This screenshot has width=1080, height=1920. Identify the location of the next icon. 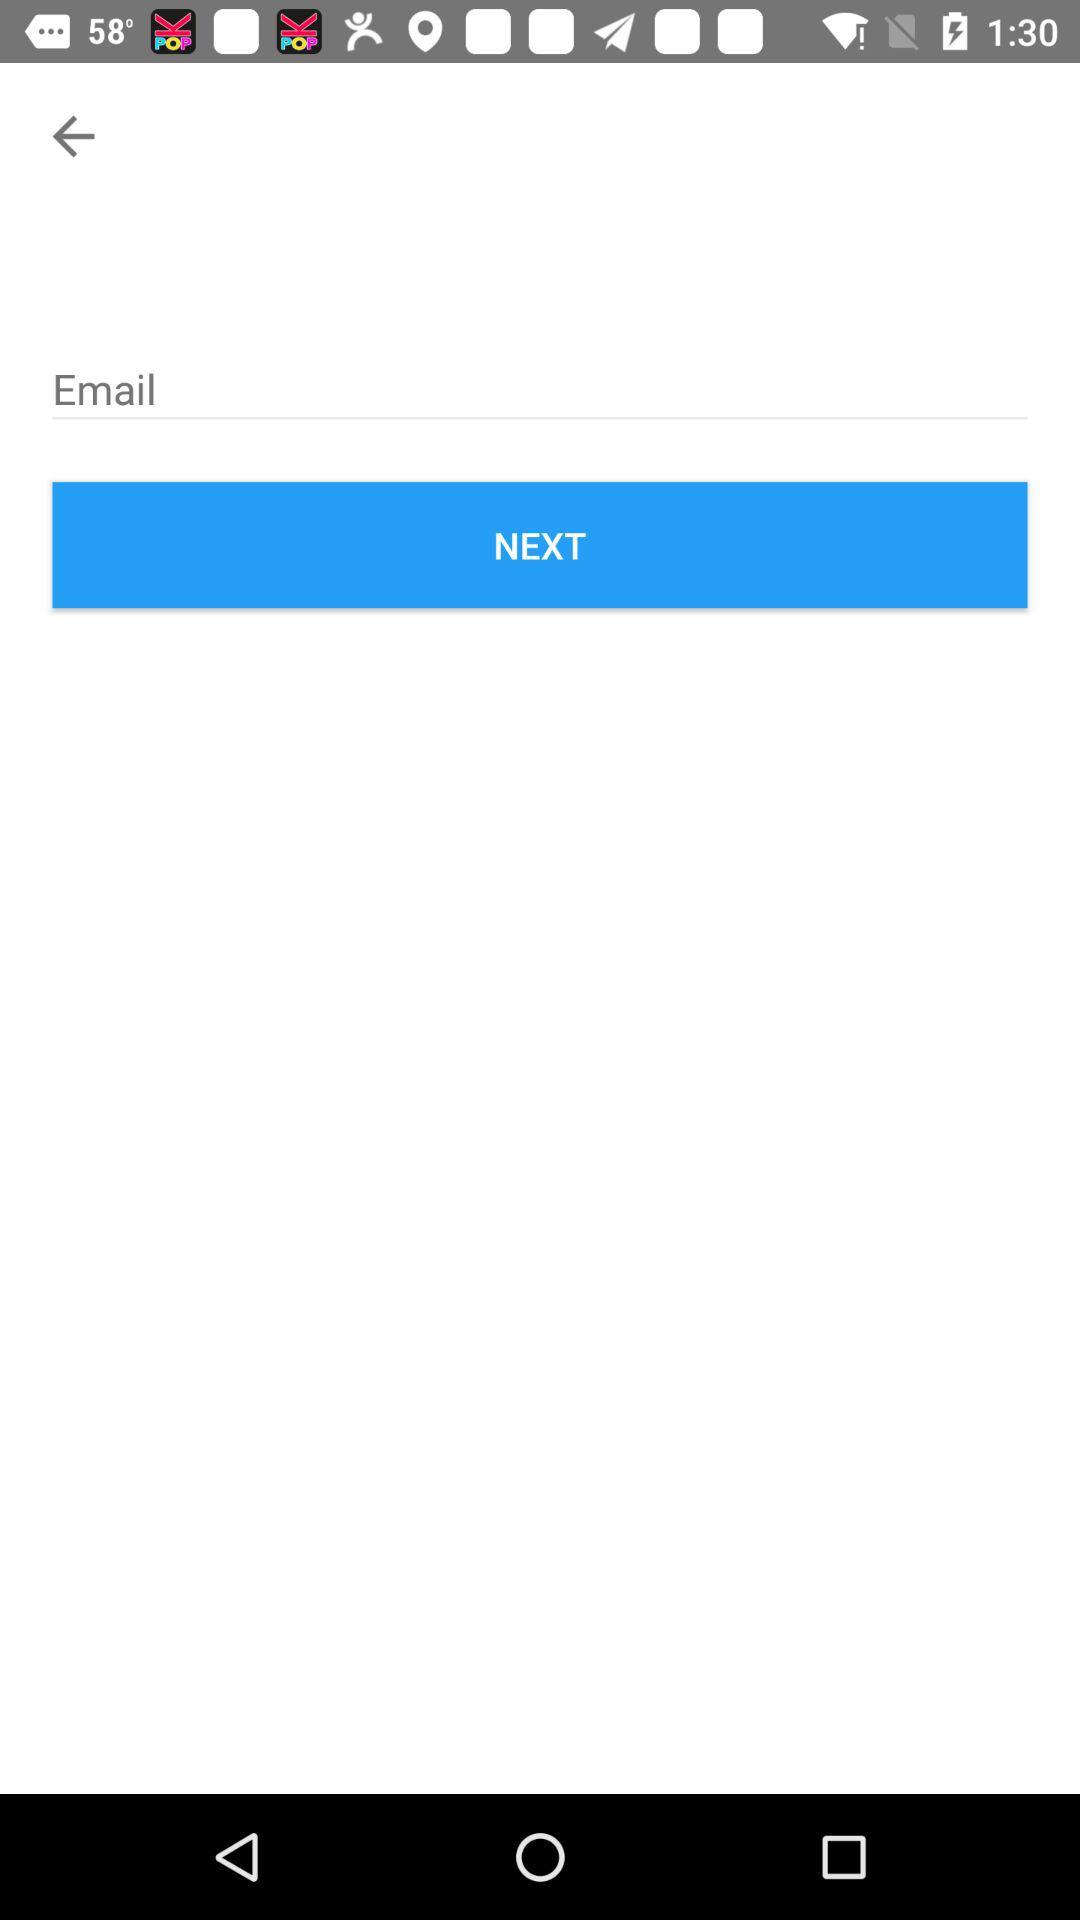
(540, 545).